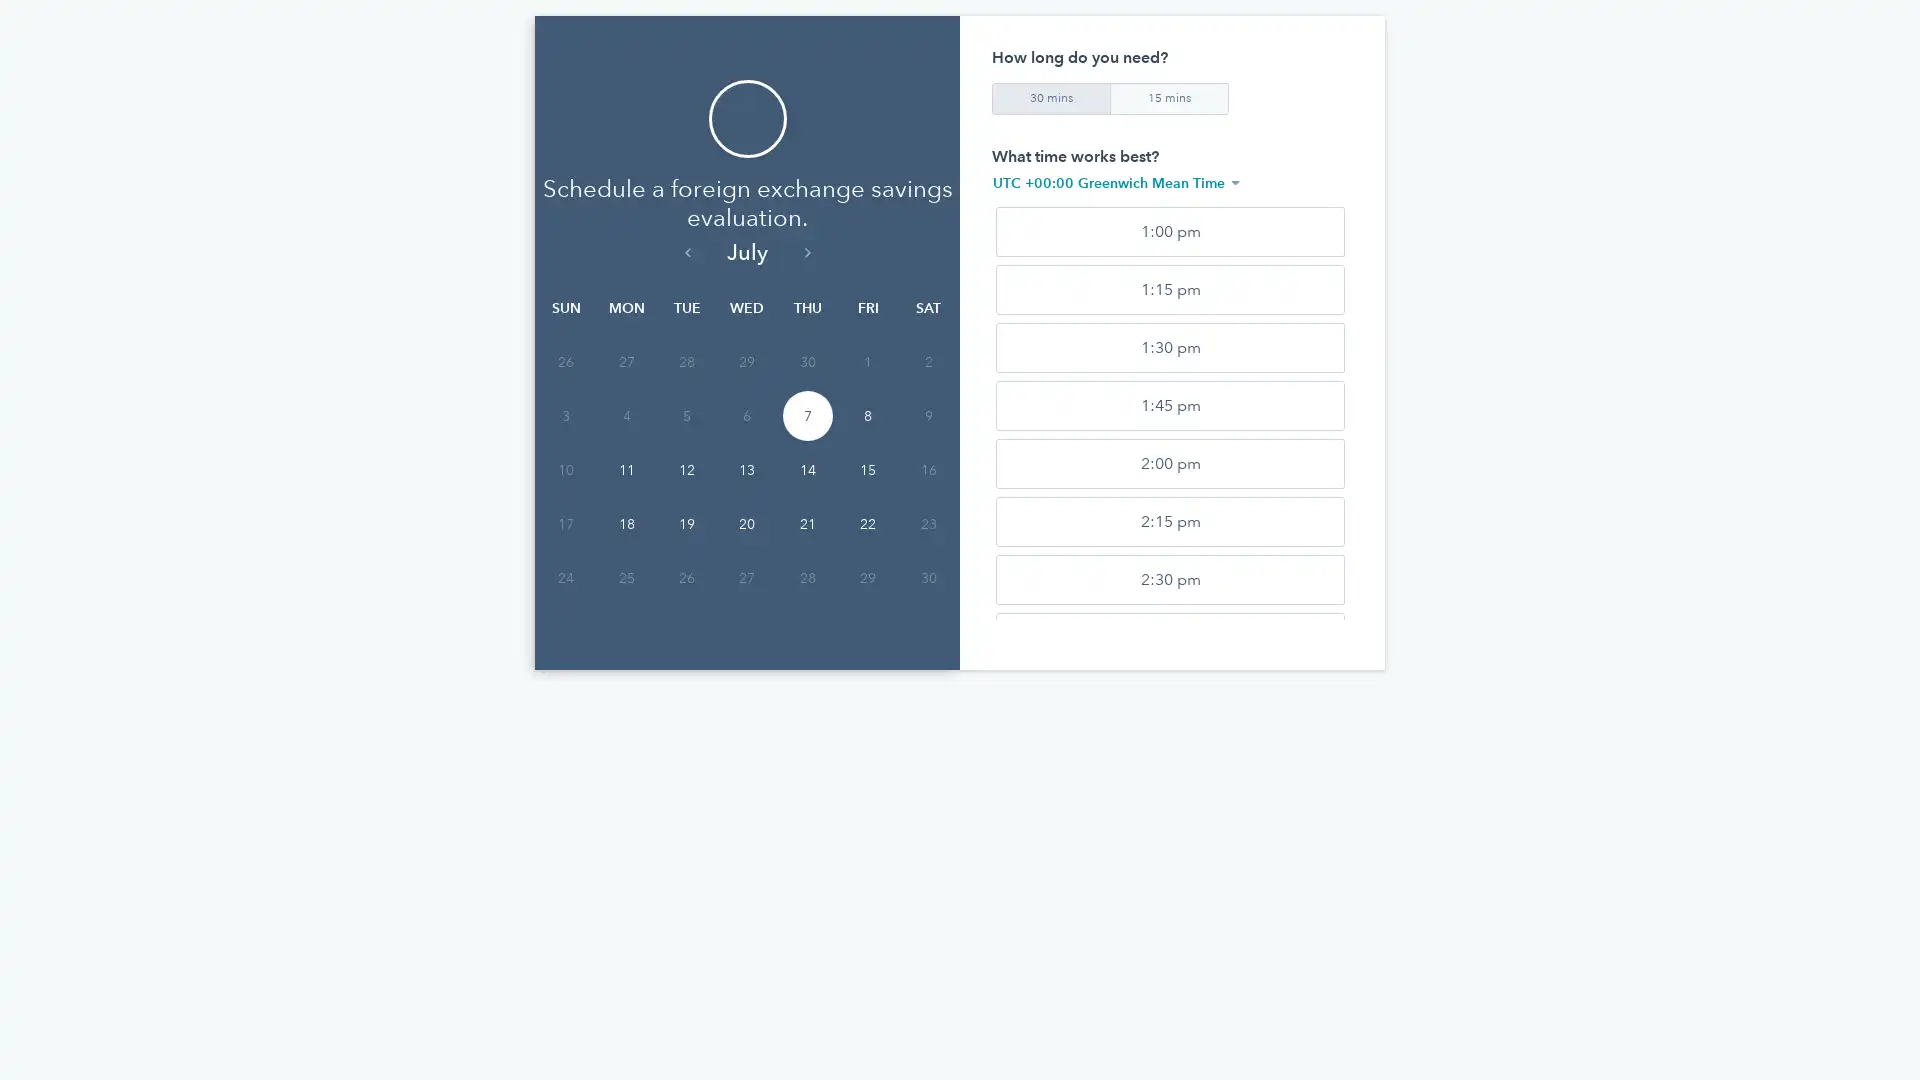  Describe the element at coordinates (624, 362) in the screenshot. I see `June 27th` at that location.